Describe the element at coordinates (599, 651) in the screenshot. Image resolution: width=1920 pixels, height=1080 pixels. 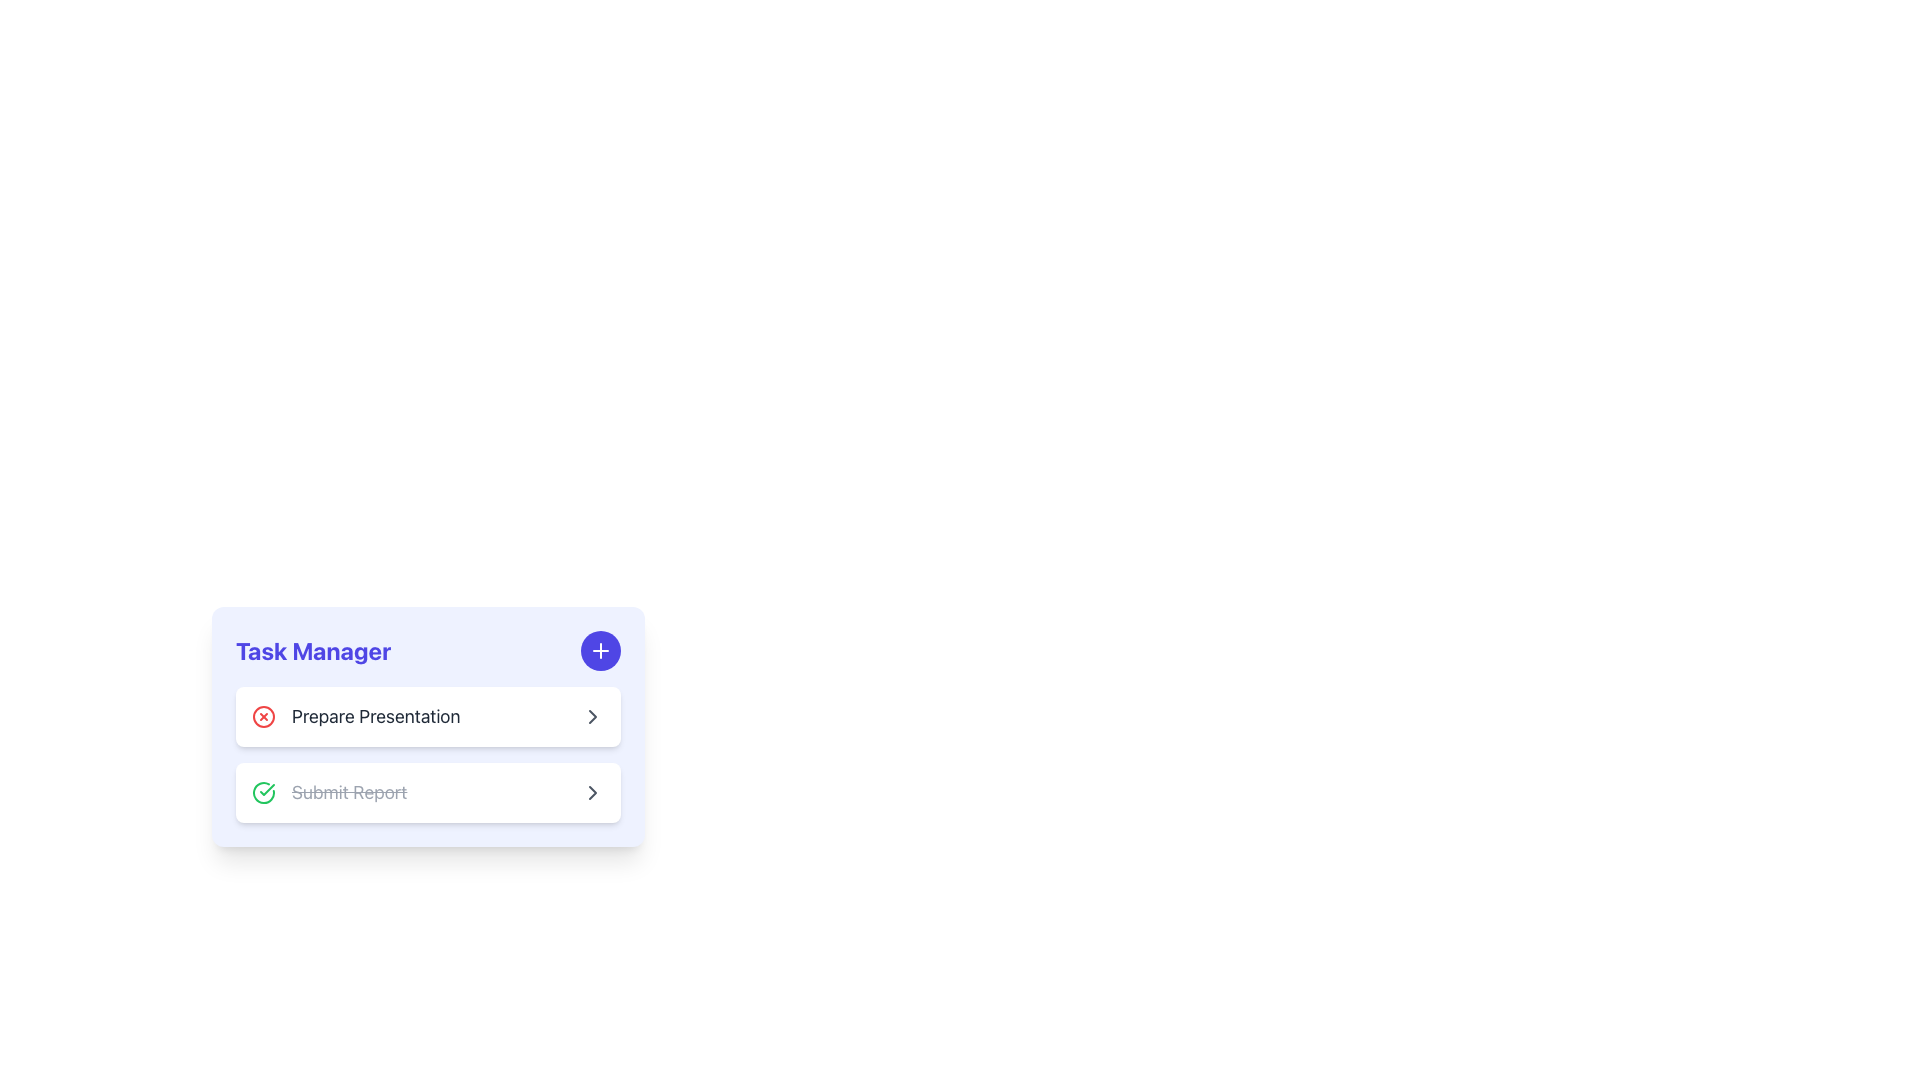
I see `the '+' icon button with a deep blue background located in the top-right corner of the 'Task Manager' panel` at that location.